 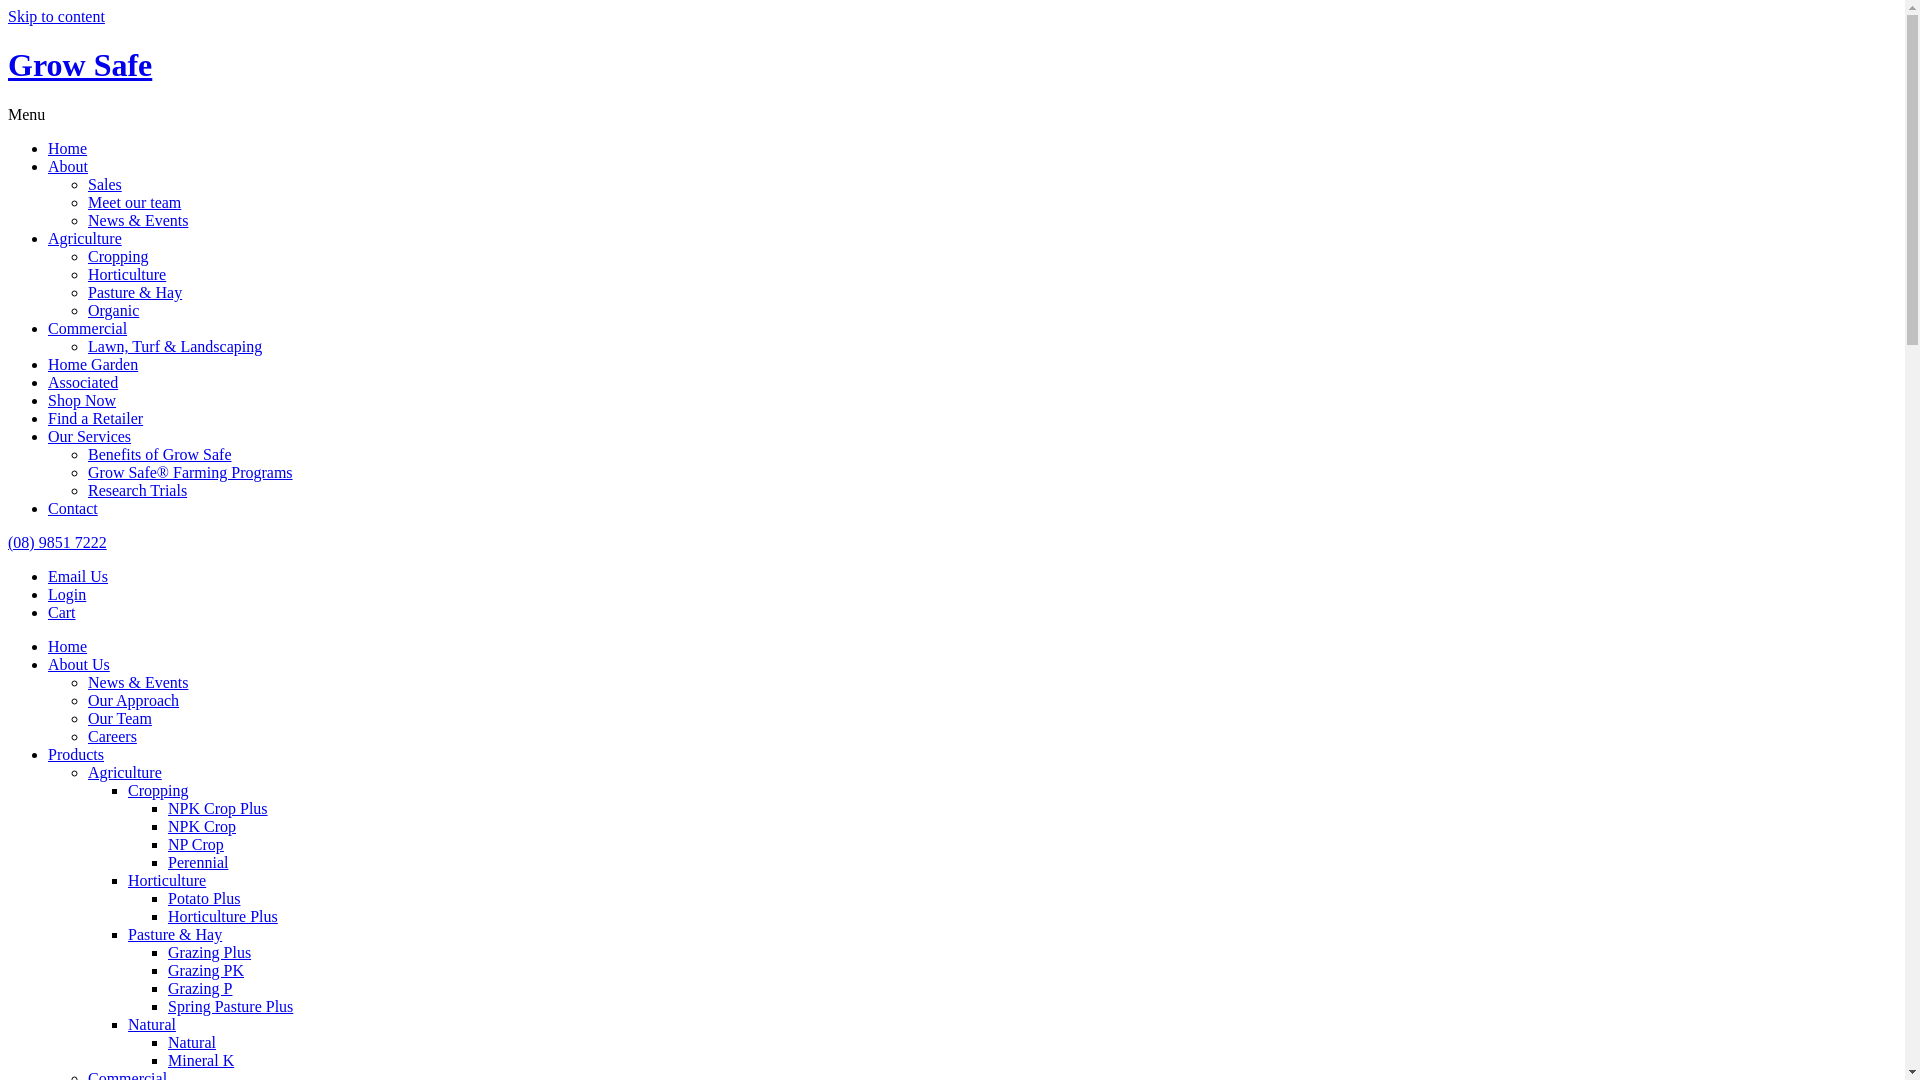 What do you see at coordinates (230, 1006) in the screenshot?
I see `'Spring Pasture Plus'` at bounding box center [230, 1006].